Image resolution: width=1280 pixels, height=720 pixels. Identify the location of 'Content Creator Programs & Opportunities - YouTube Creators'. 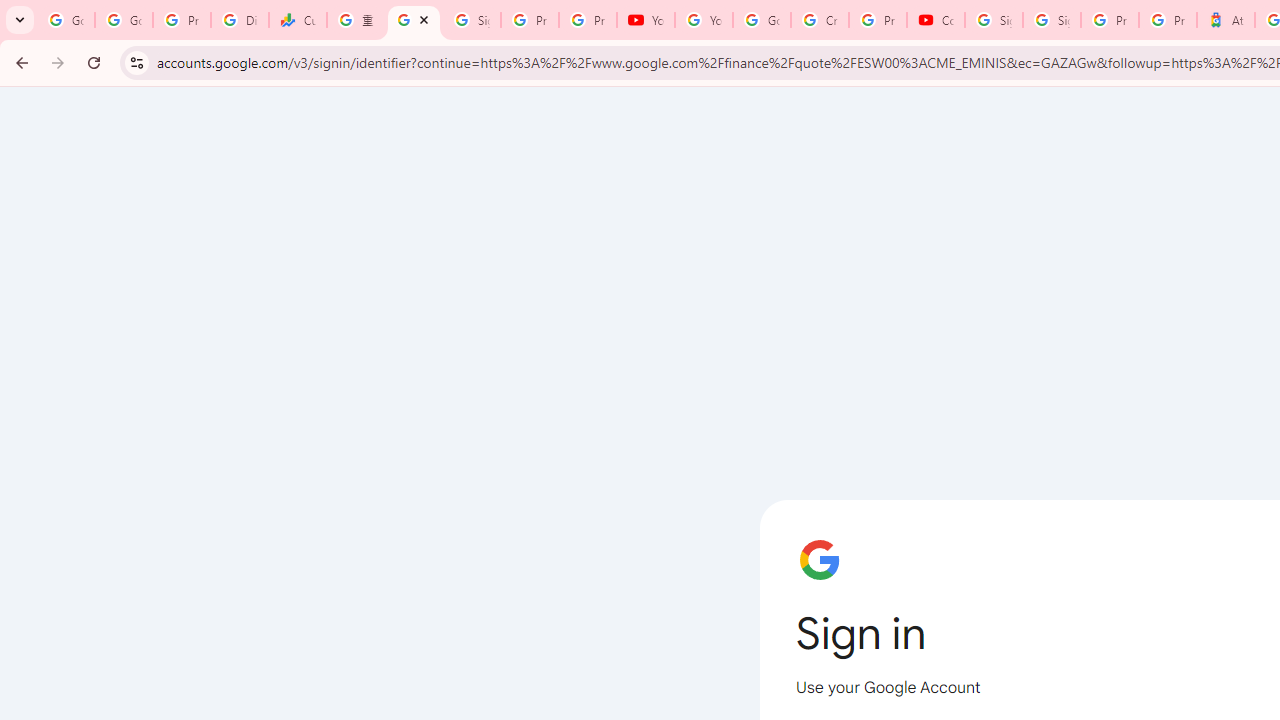
(935, 20).